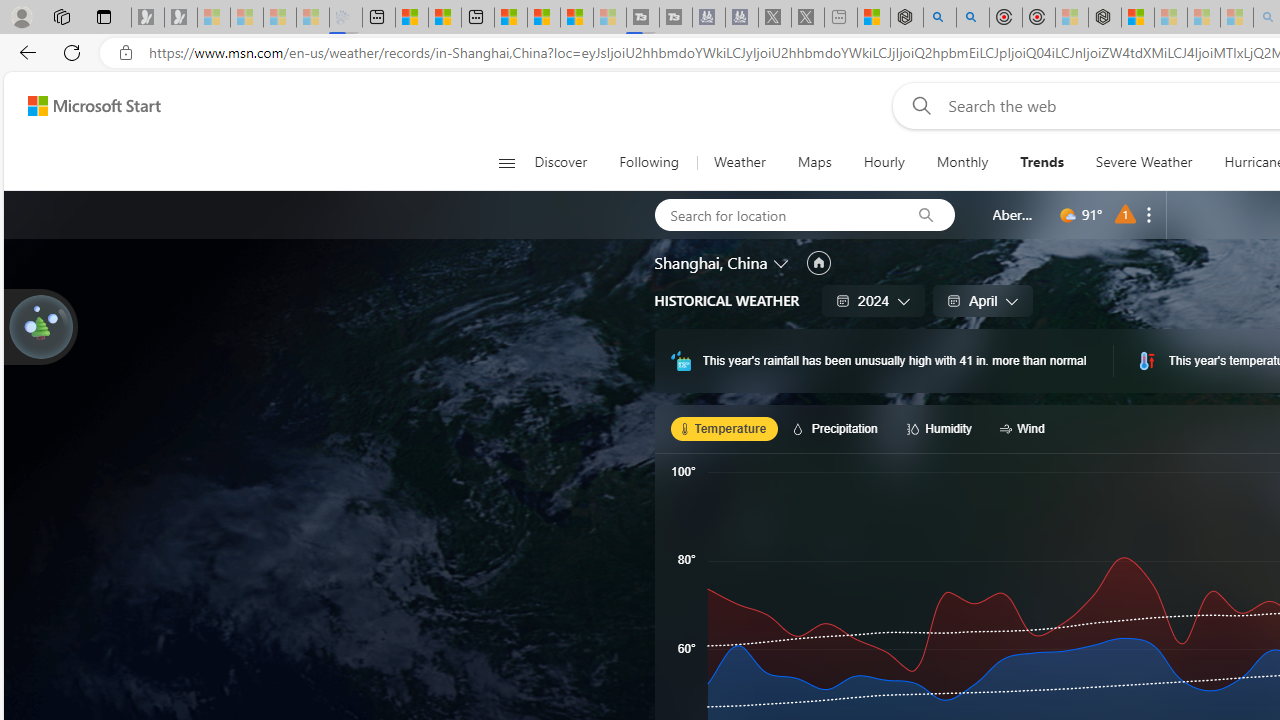  Describe the element at coordinates (941, 427) in the screenshot. I see `'Humidity'` at that location.